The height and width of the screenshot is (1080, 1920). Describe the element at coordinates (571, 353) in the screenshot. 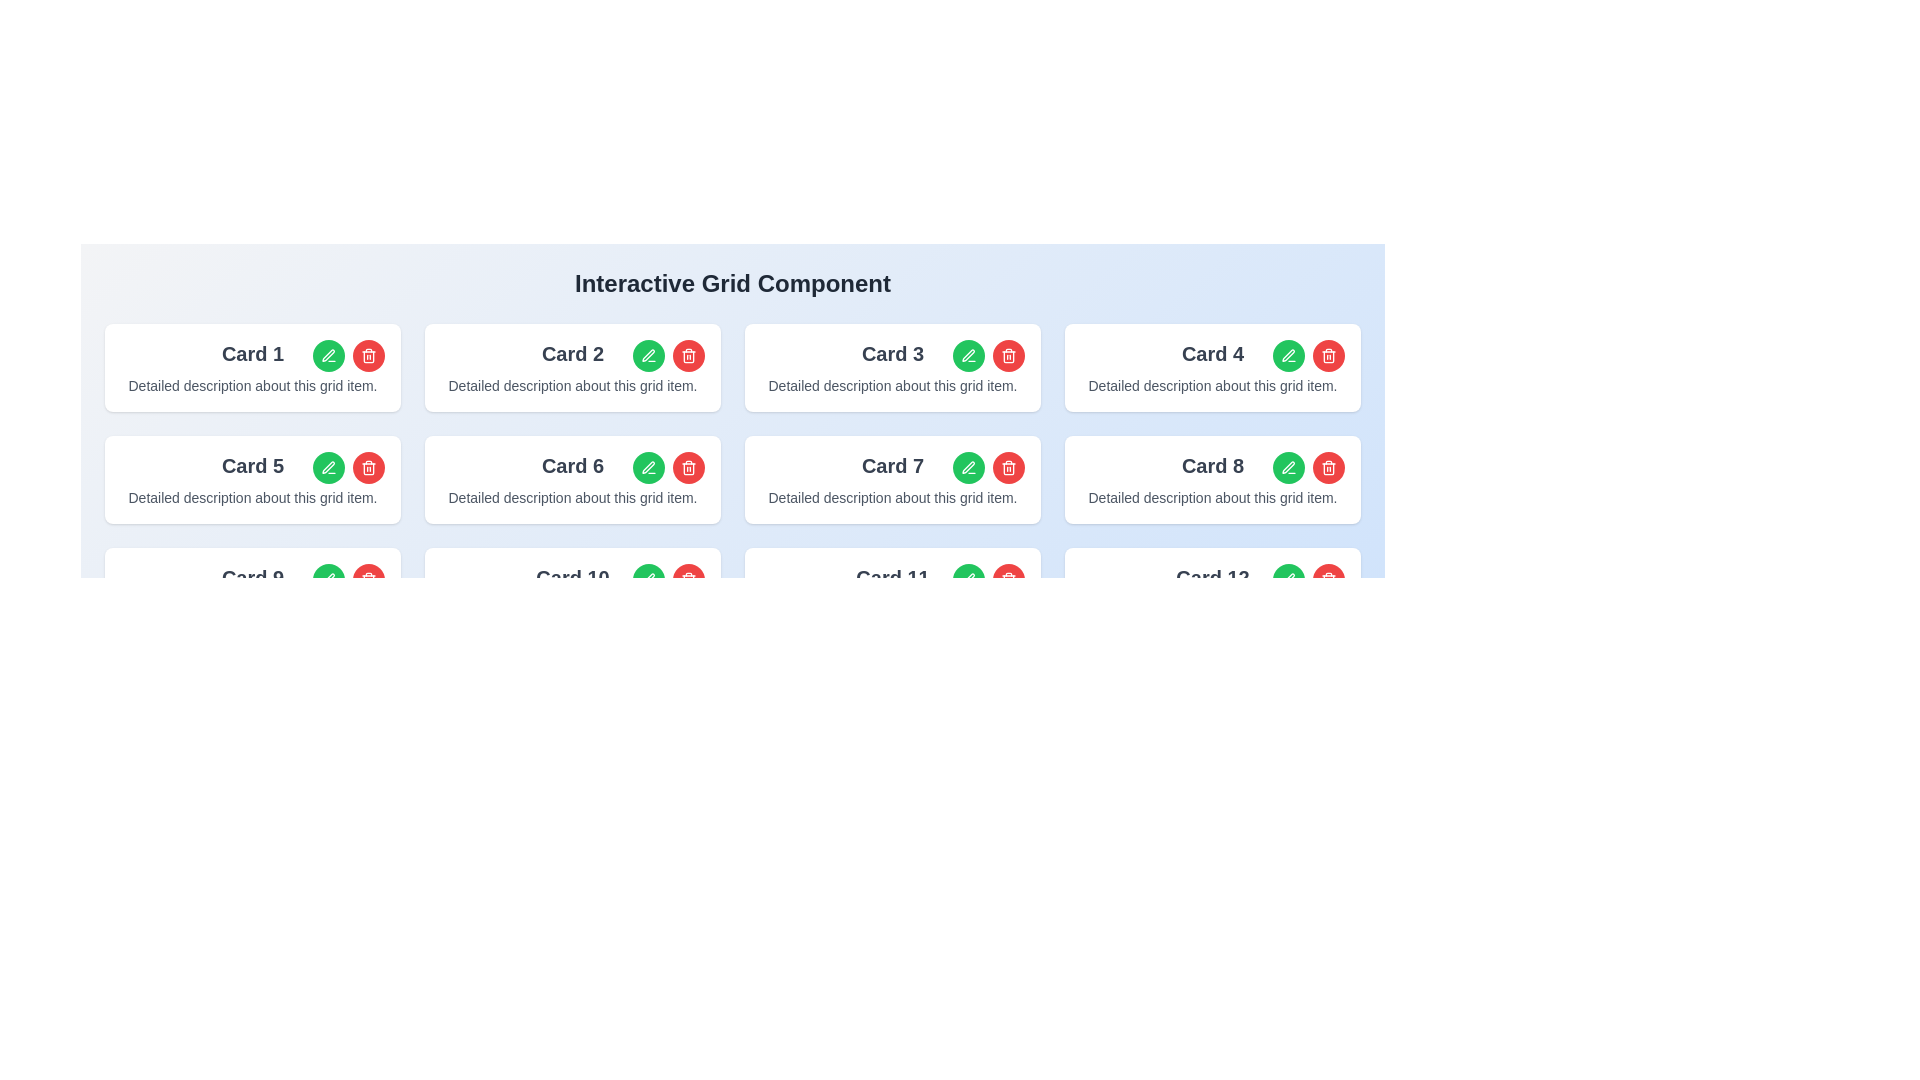

I see `the text element 'Card 2' which is styled with a larger bold font in dark gray color, located in the upper section of the second card in the grid layout` at that location.